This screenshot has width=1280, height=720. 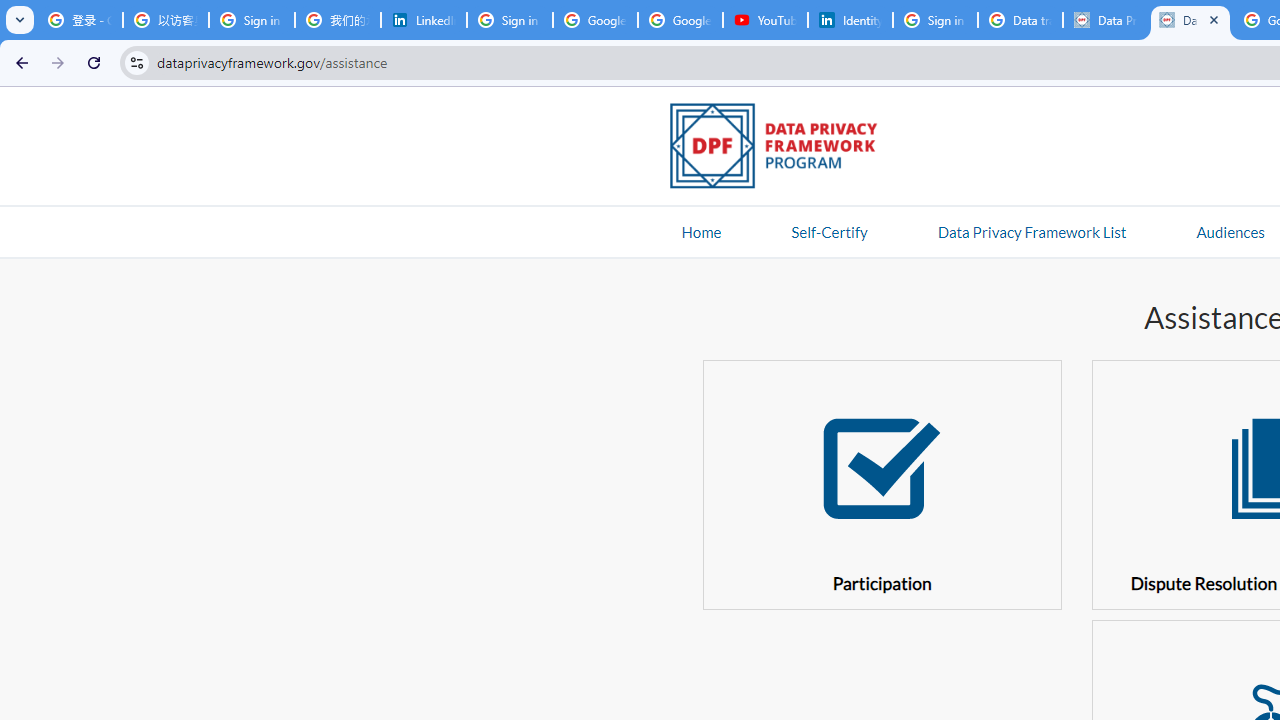 What do you see at coordinates (880, 484) in the screenshot?
I see `' Participation'` at bounding box center [880, 484].